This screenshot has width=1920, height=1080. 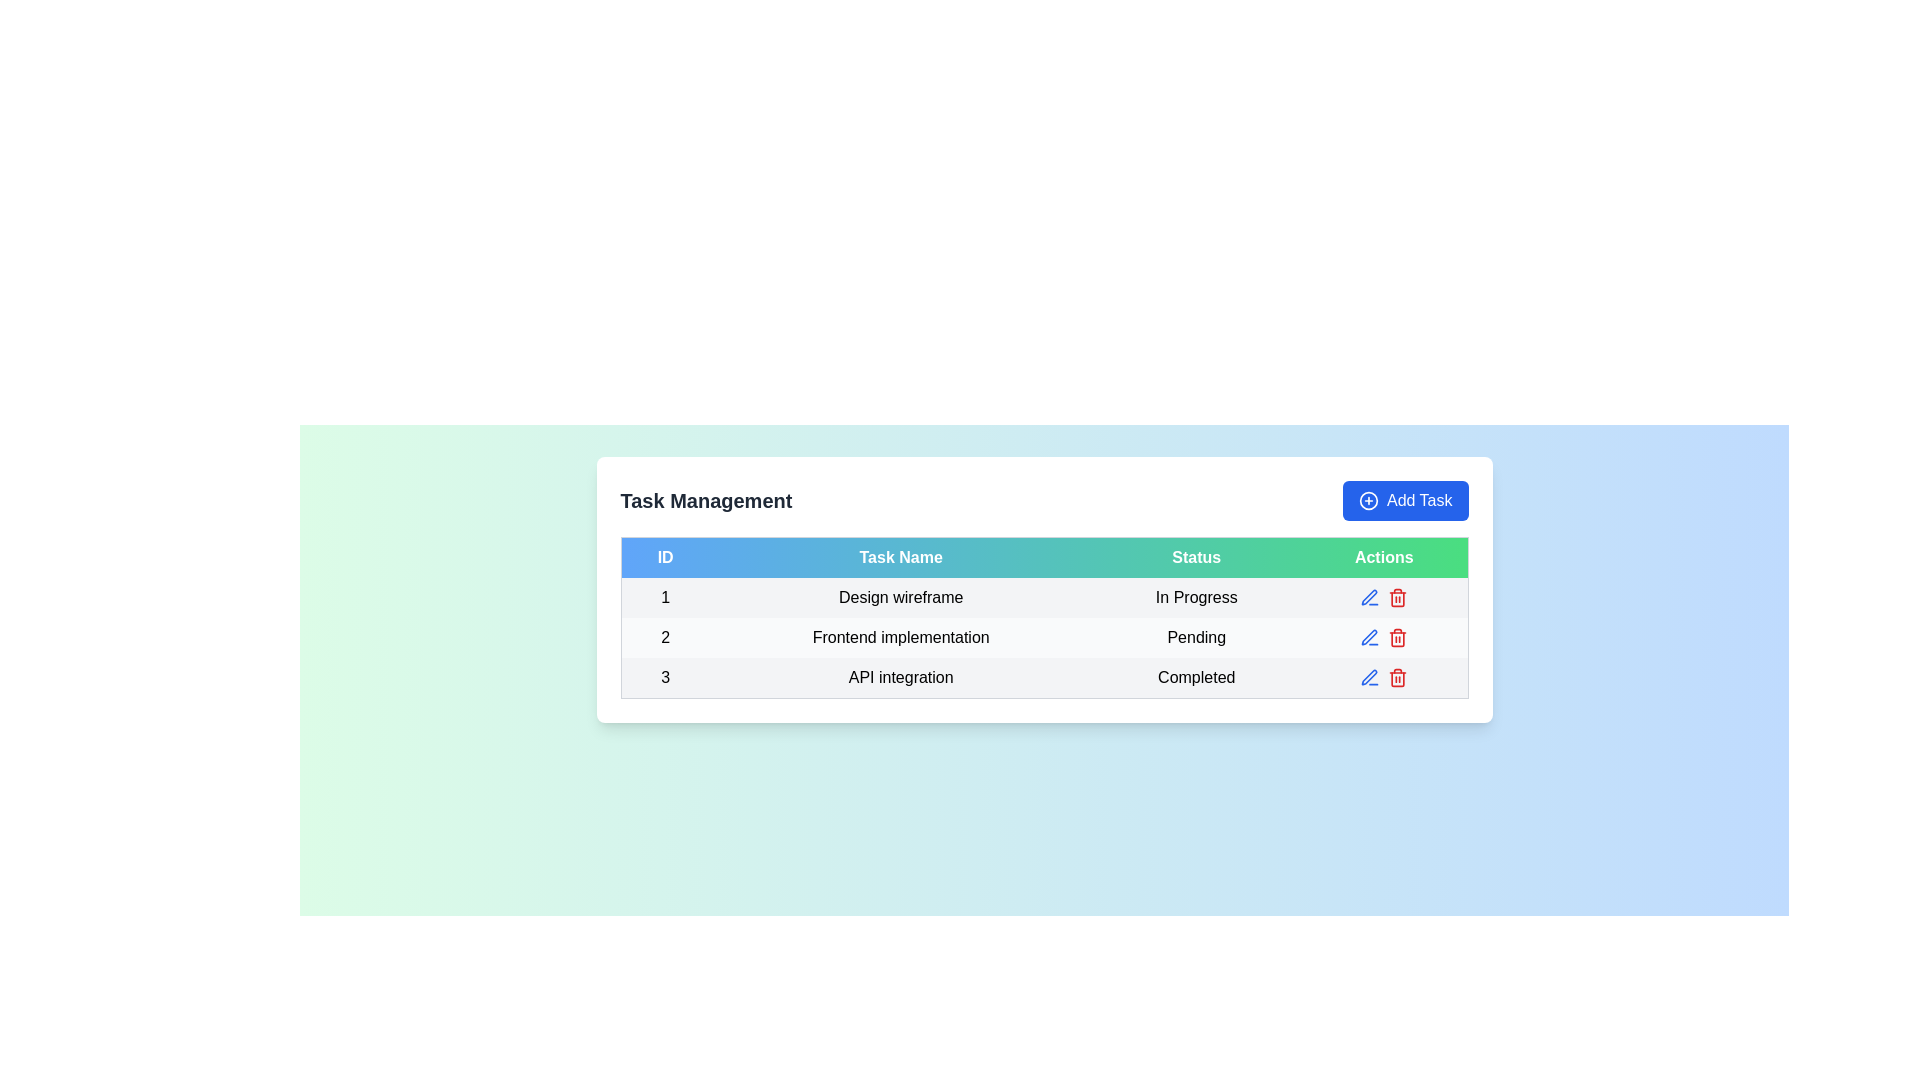 What do you see at coordinates (1043, 637) in the screenshot?
I see `the second table row containing the task with ID '2', Task Name 'Frontend implementation', and Status 'Pending'` at bounding box center [1043, 637].